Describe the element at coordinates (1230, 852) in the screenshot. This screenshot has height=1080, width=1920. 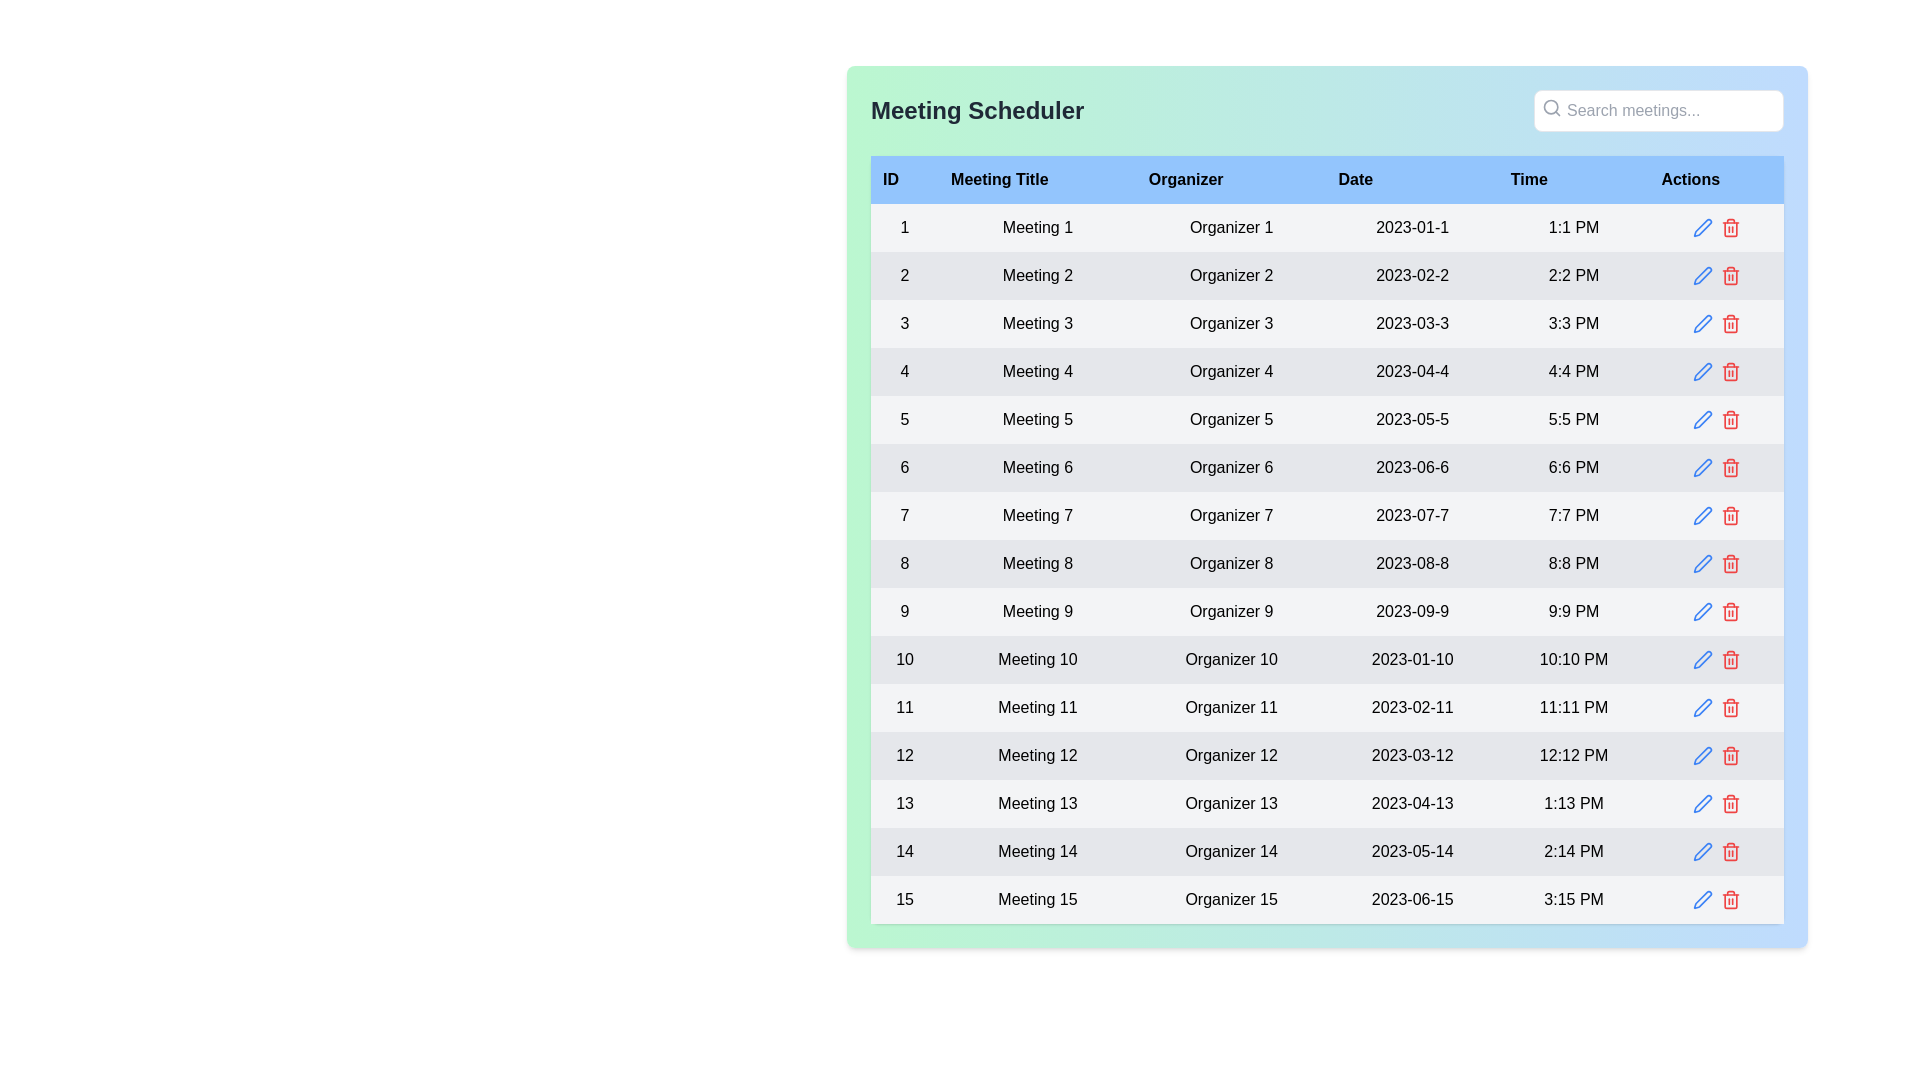
I see `the text label displaying 'Organizer 14', which is located in the third column of the fourteenth row of the table structure` at that location.